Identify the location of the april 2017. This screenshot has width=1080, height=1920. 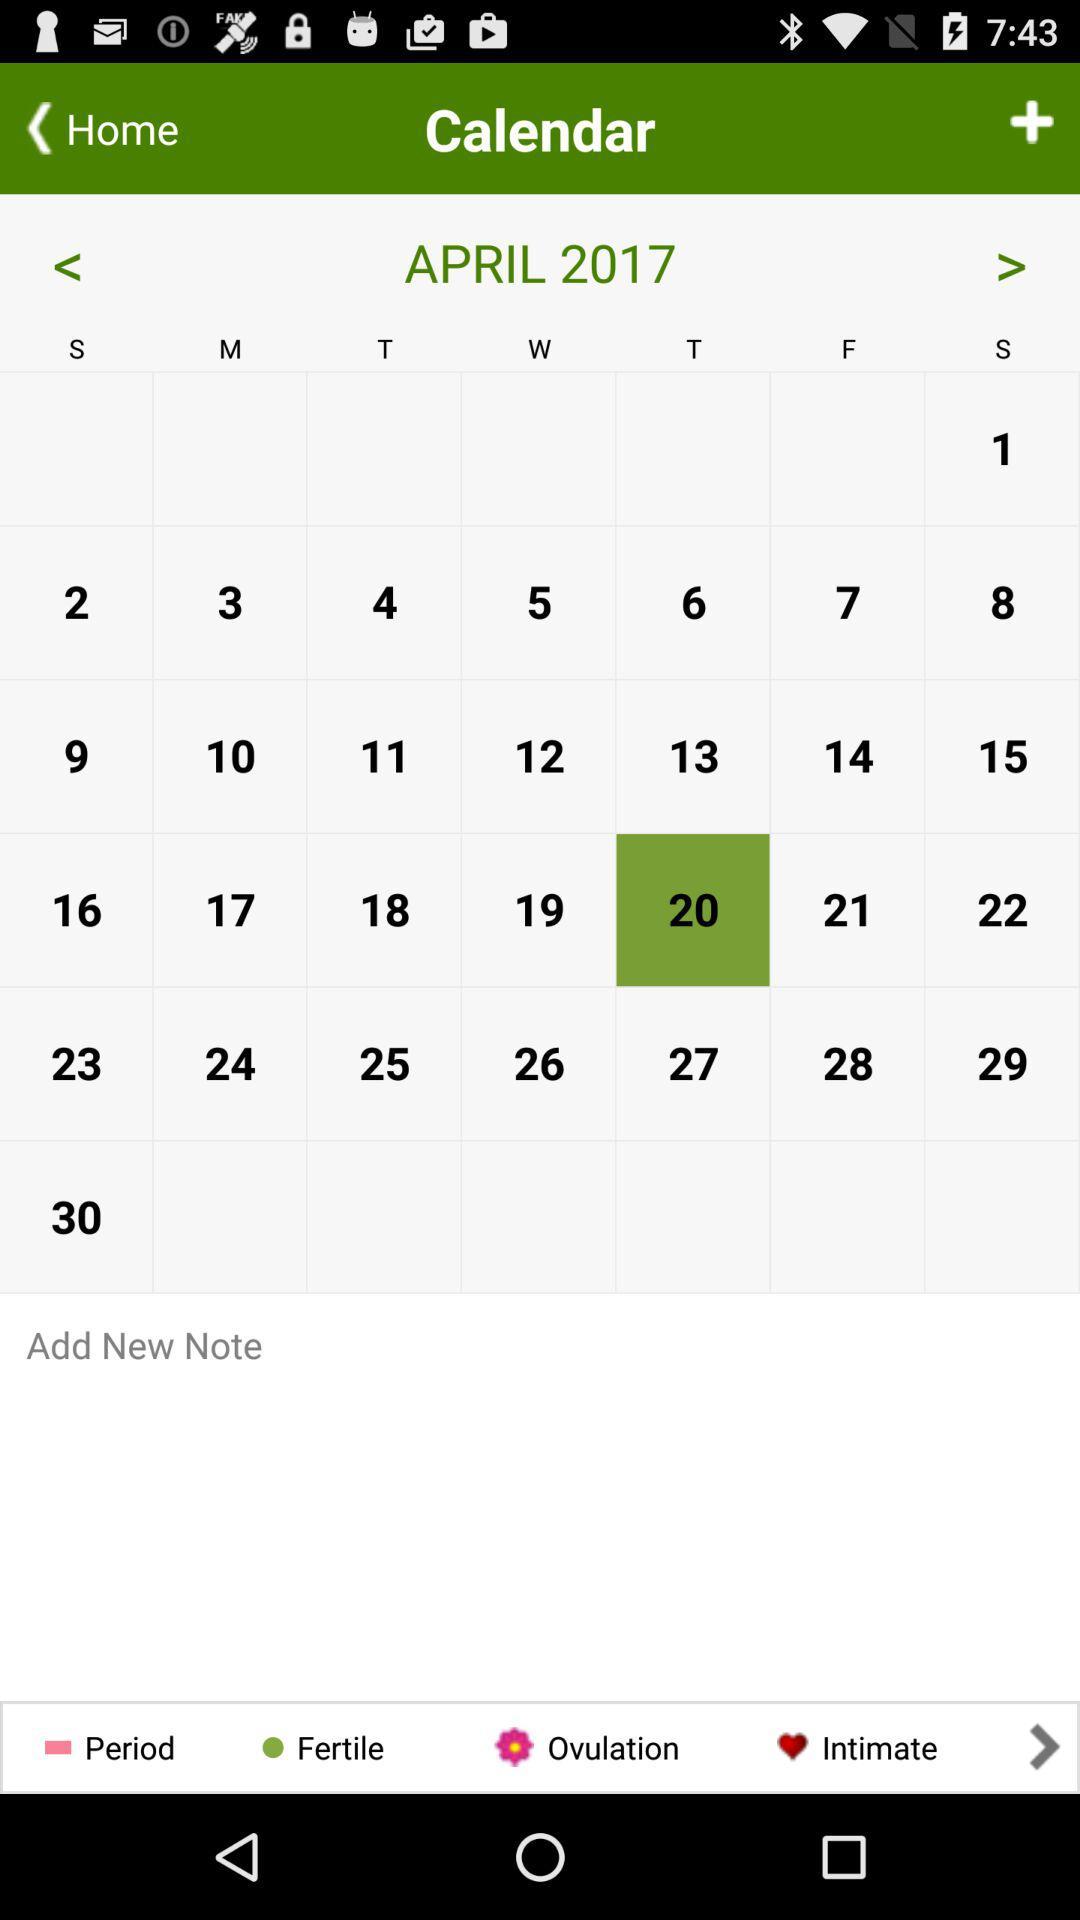
(540, 261).